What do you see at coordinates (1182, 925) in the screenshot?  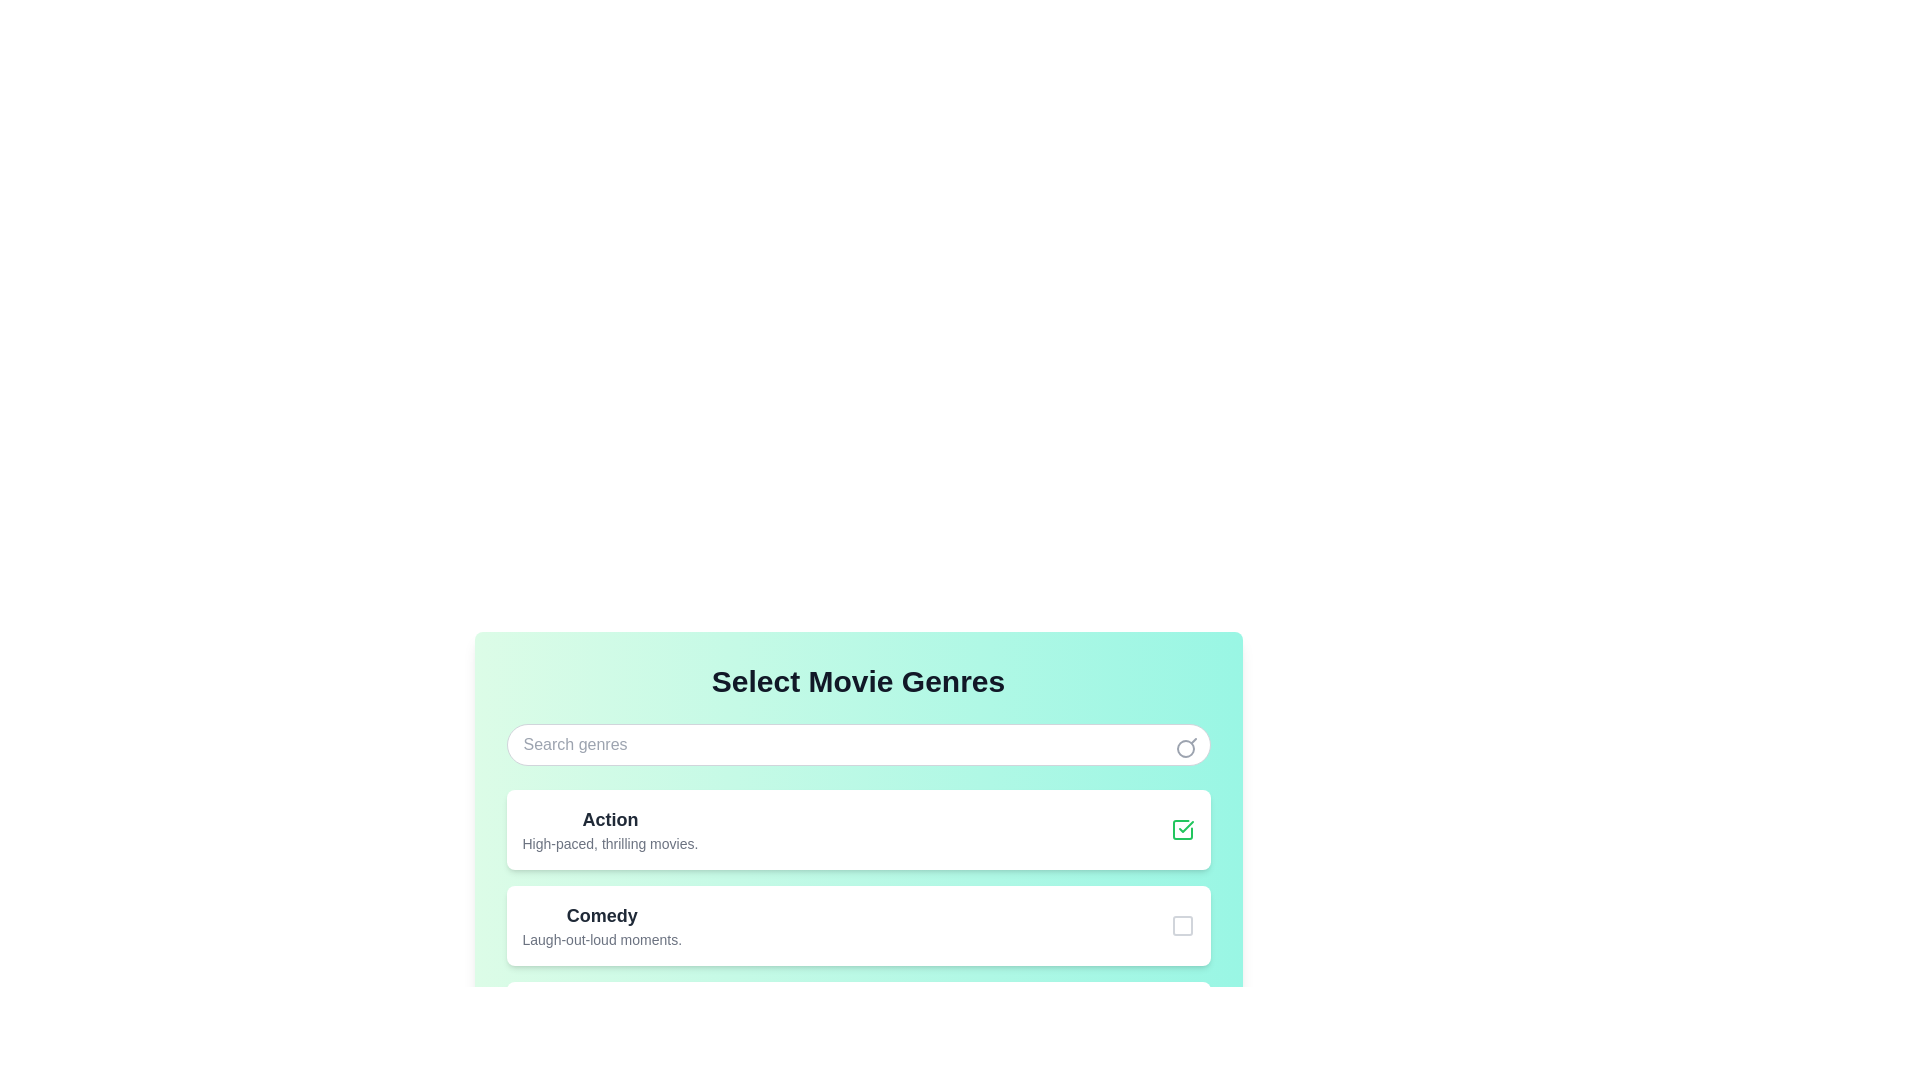 I see `the genre Comedy` at bounding box center [1182, 925].